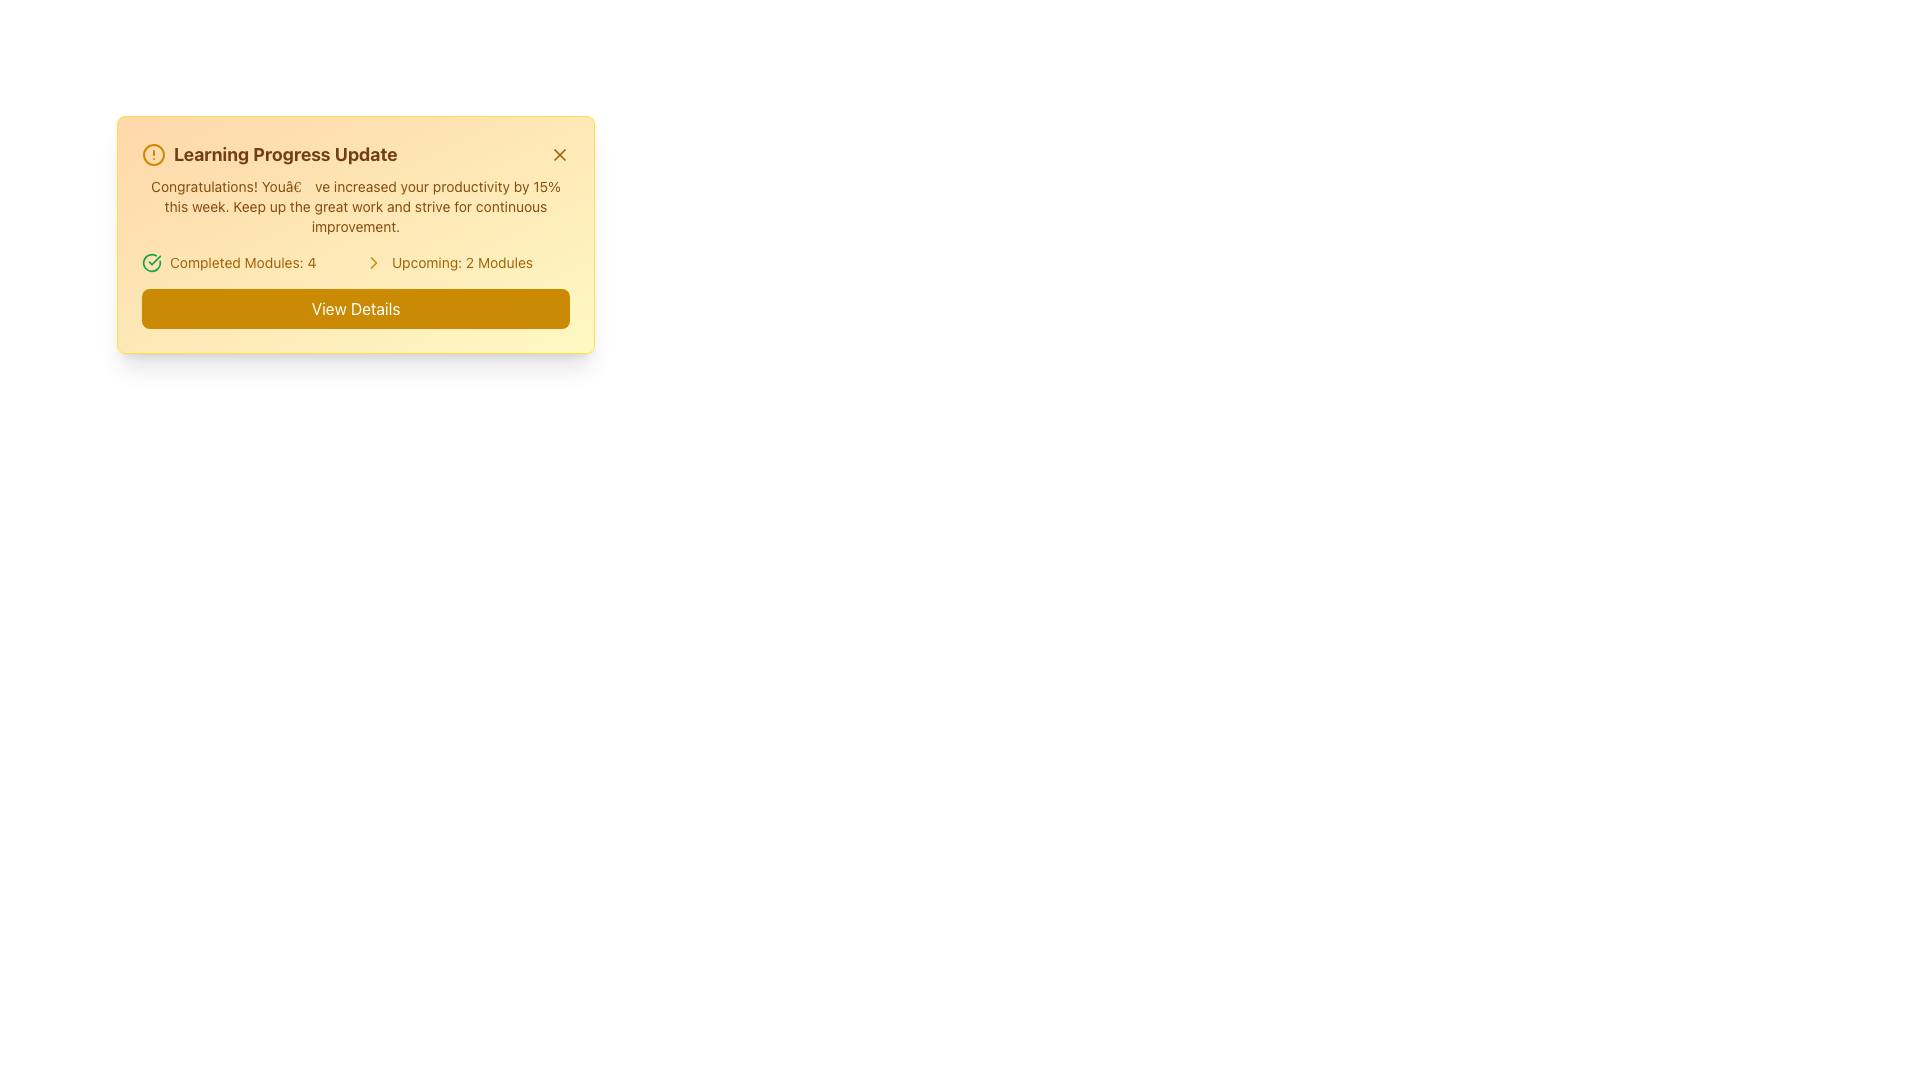  What do you see at coordinates (560, 153) in the screenshot?
I see `the close button located at the top-right corner of the notification card, adjacent to the text 'Learning Progress Update', to observe any interactive styling` at bounding box center [560, 153].